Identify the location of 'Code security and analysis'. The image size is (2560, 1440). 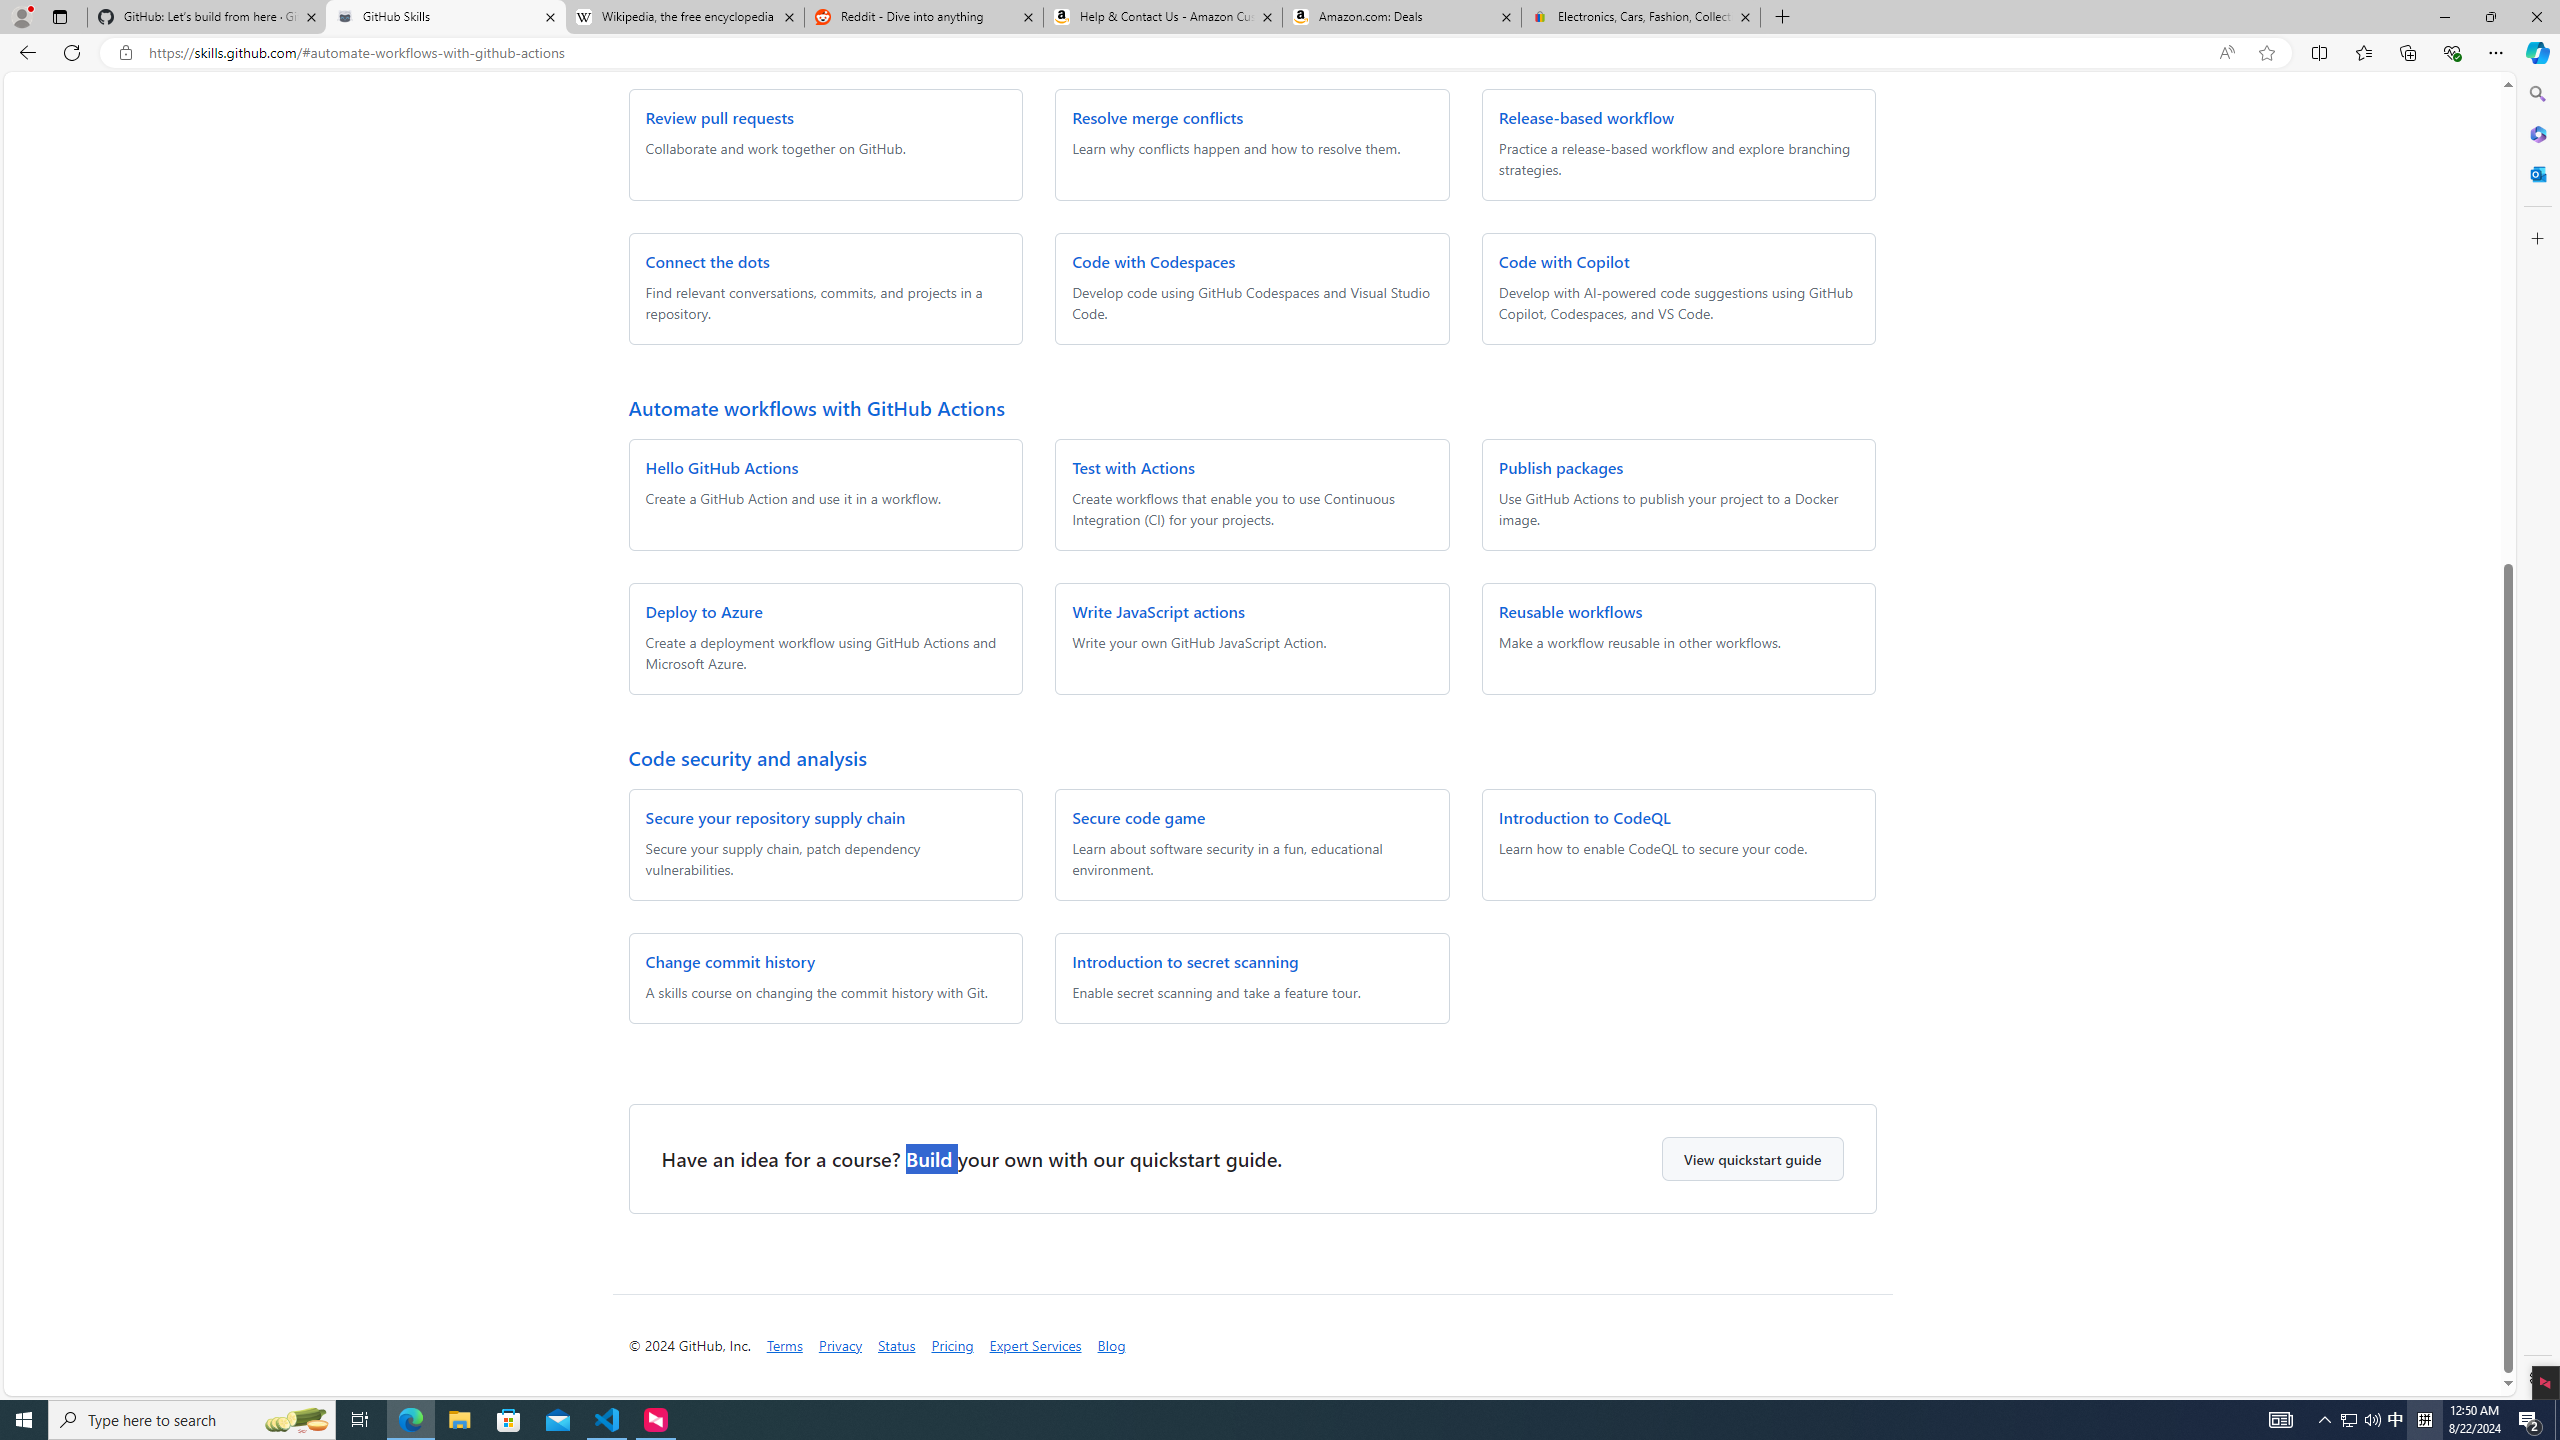
(746, 757).